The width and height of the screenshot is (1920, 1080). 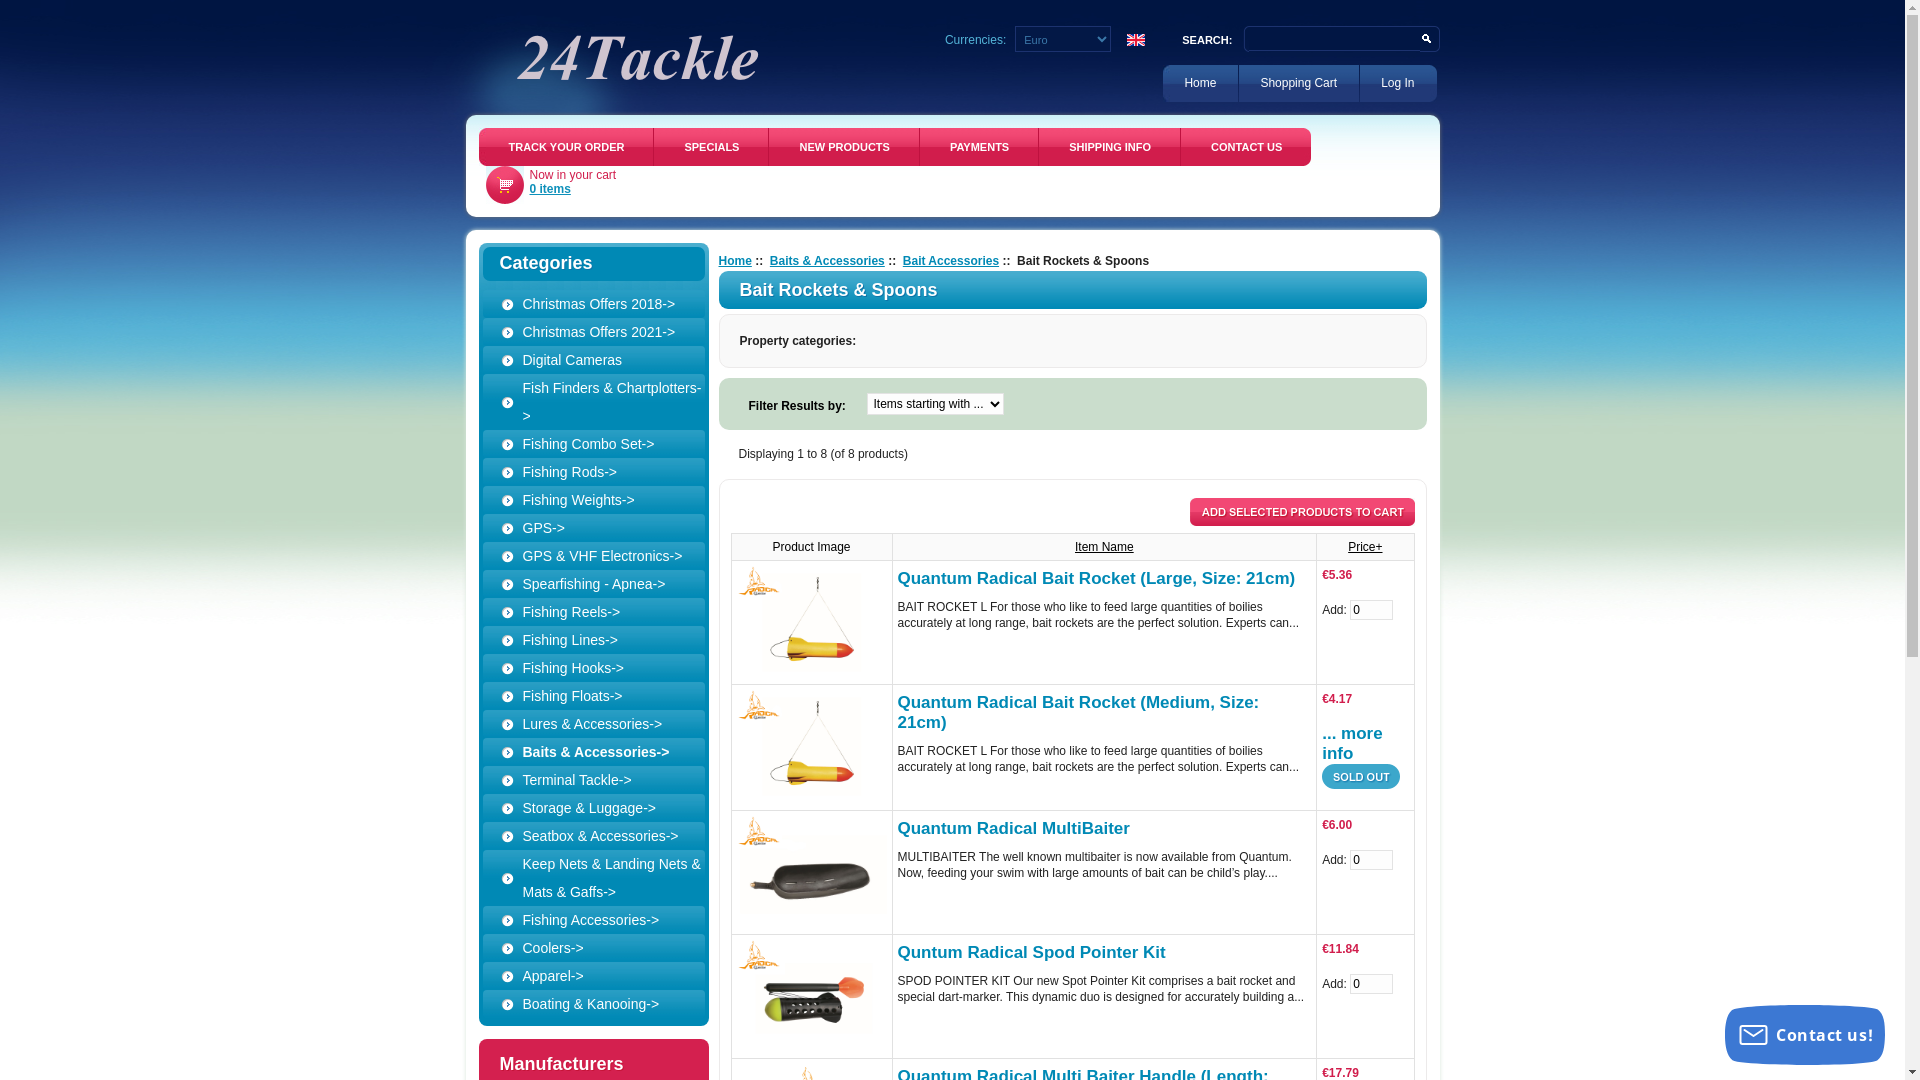 I want to click on 'Spearfishing - Apnea->', so click(x=499, y=583).